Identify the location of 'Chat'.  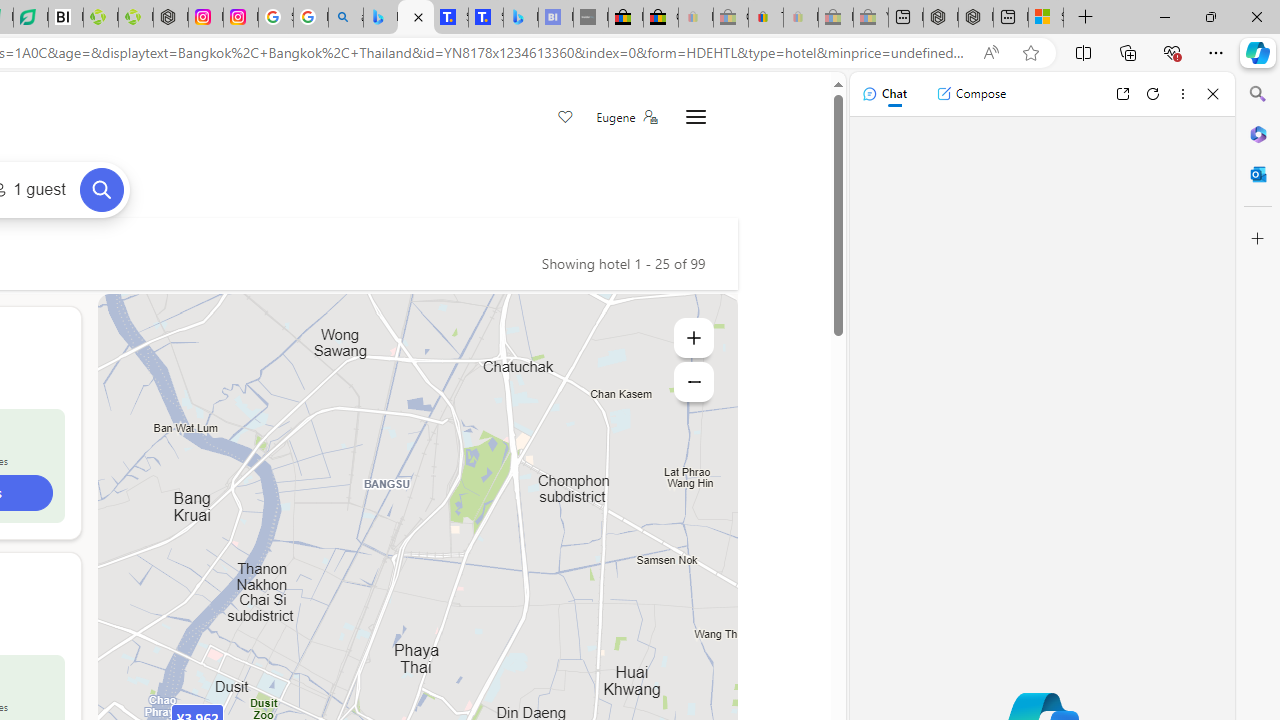
(883, 93).